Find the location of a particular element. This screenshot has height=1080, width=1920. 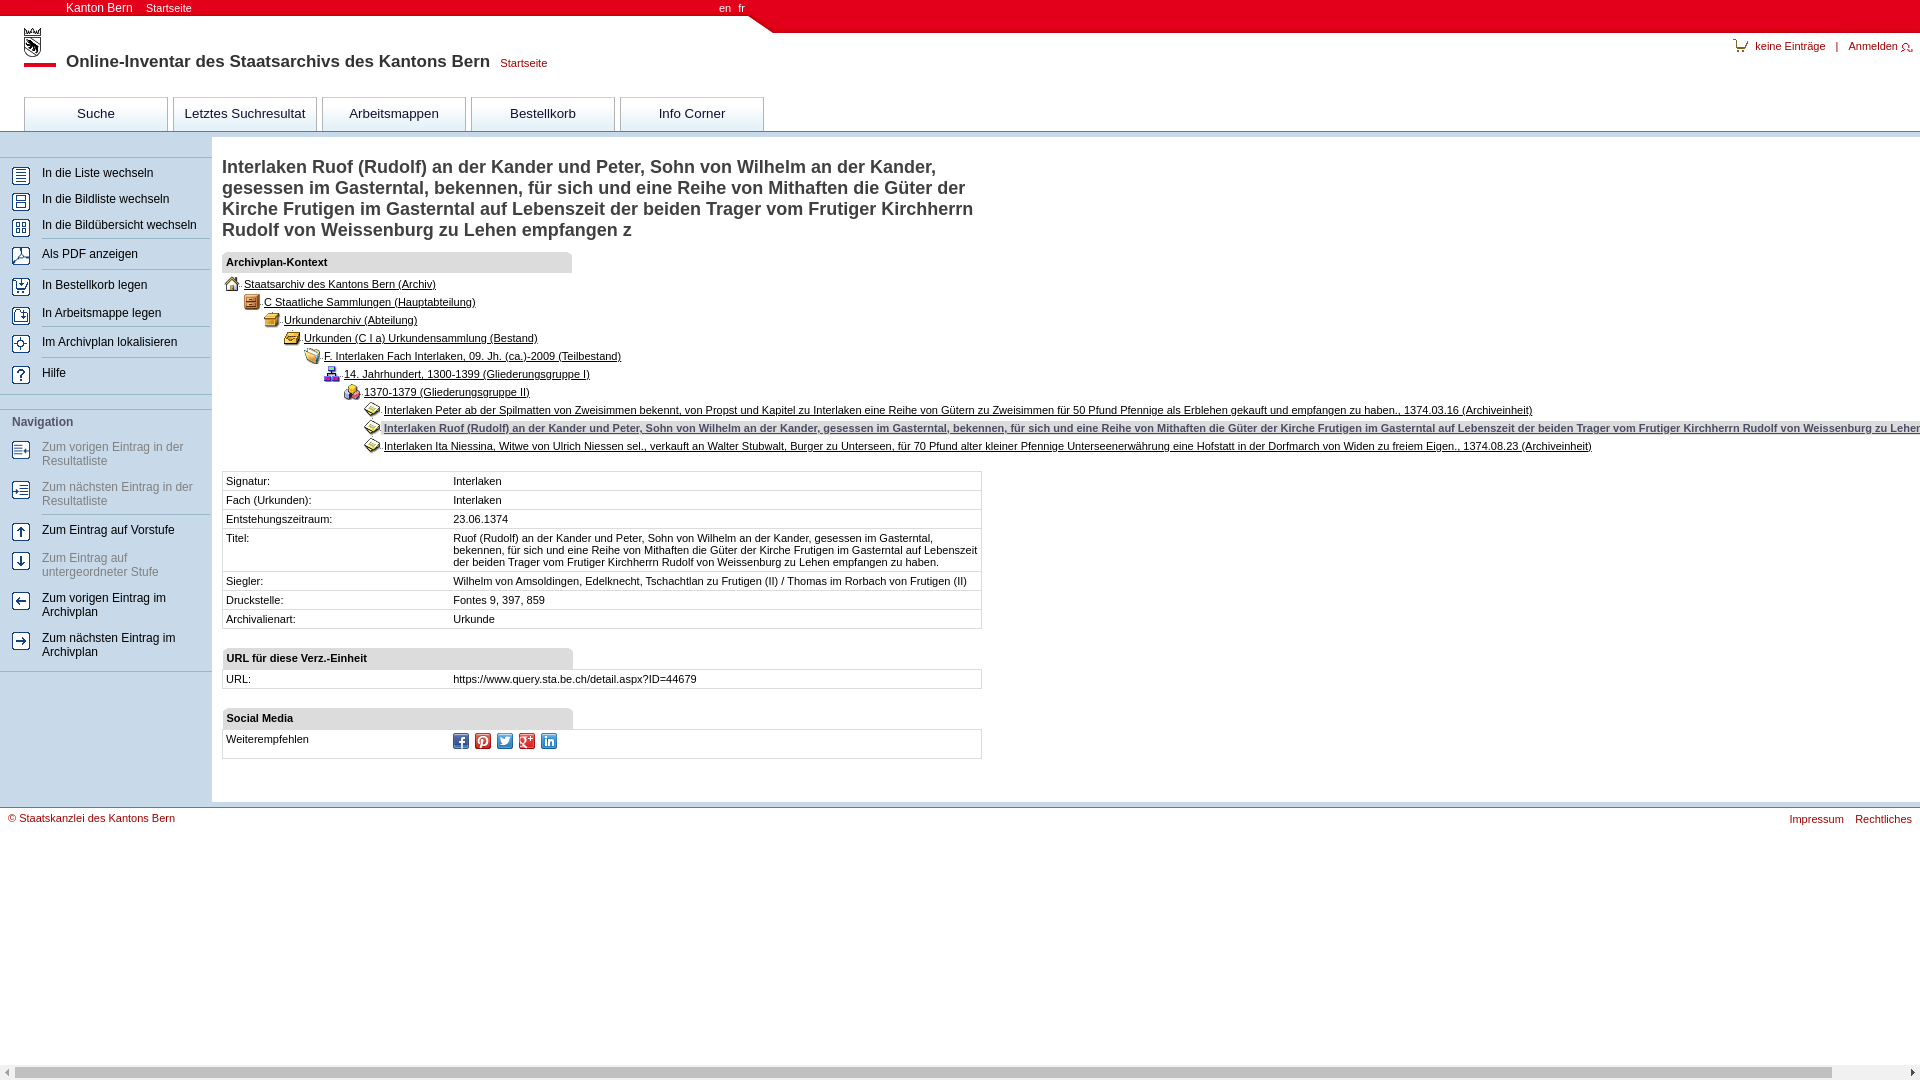

'C Staatliche Sammlungen (Hauptabteilung)' is located at coordinates (259, 301).